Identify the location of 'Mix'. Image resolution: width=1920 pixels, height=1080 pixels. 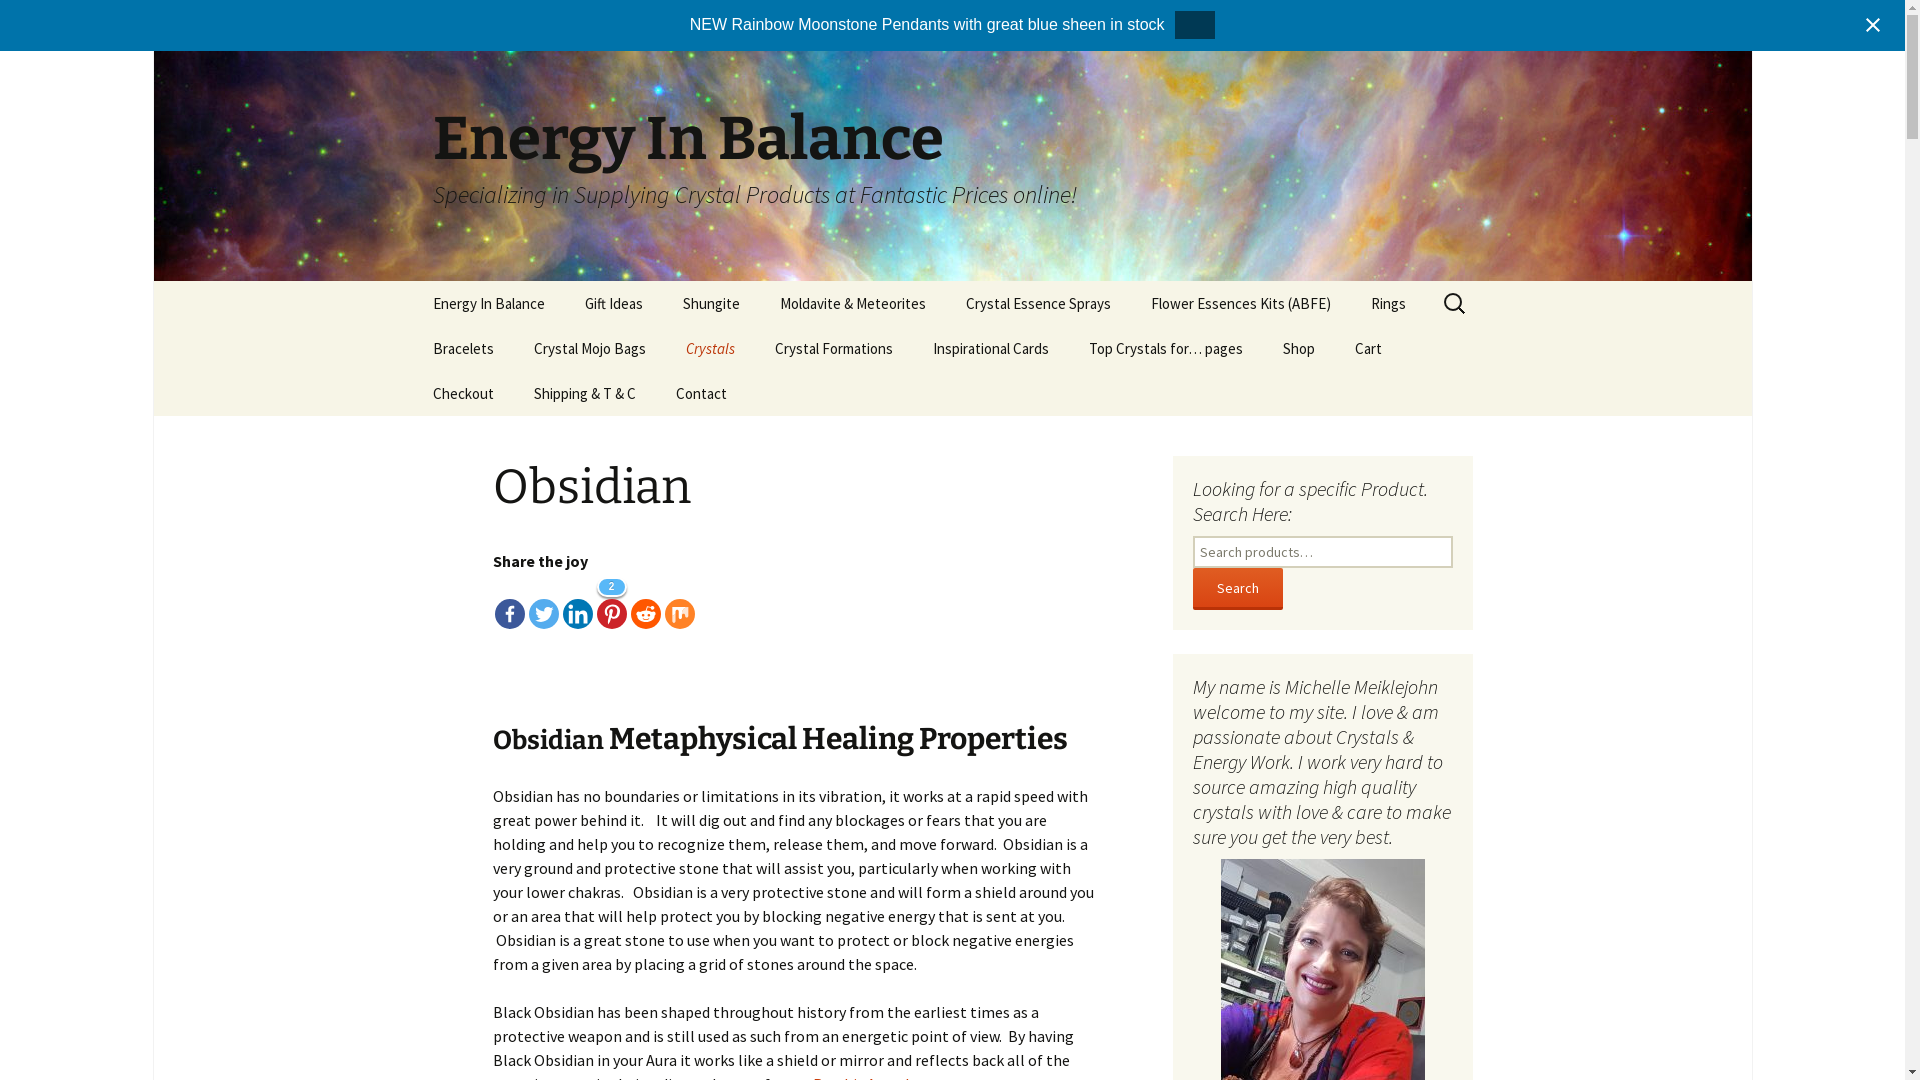
(663, 600).